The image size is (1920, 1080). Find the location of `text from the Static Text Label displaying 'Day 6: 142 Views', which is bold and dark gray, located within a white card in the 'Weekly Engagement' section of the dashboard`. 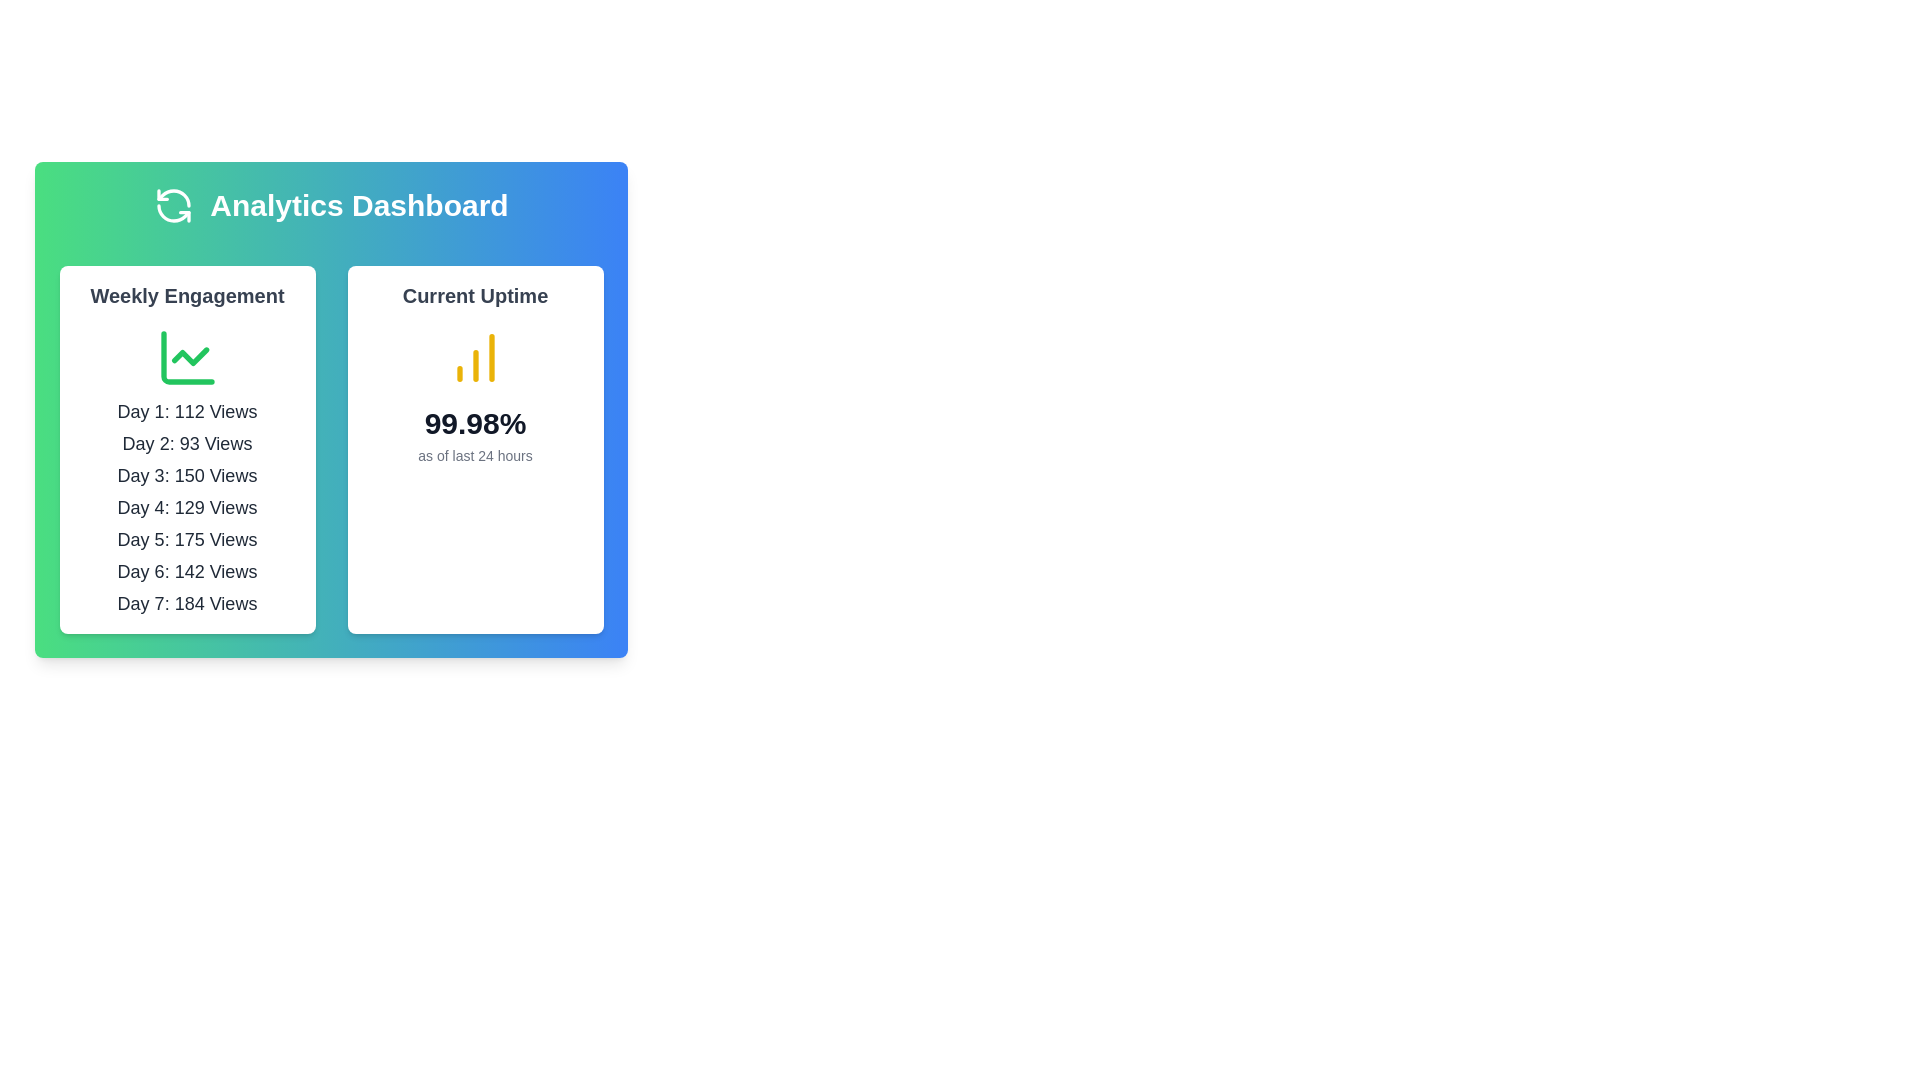

text from the Static Text Label displaying 'Day 6: 142 Views', which is bold and dark gray, located within a white card in the 'Weekly Engagement' section of the dashboard is located at coordinates (187, 571).